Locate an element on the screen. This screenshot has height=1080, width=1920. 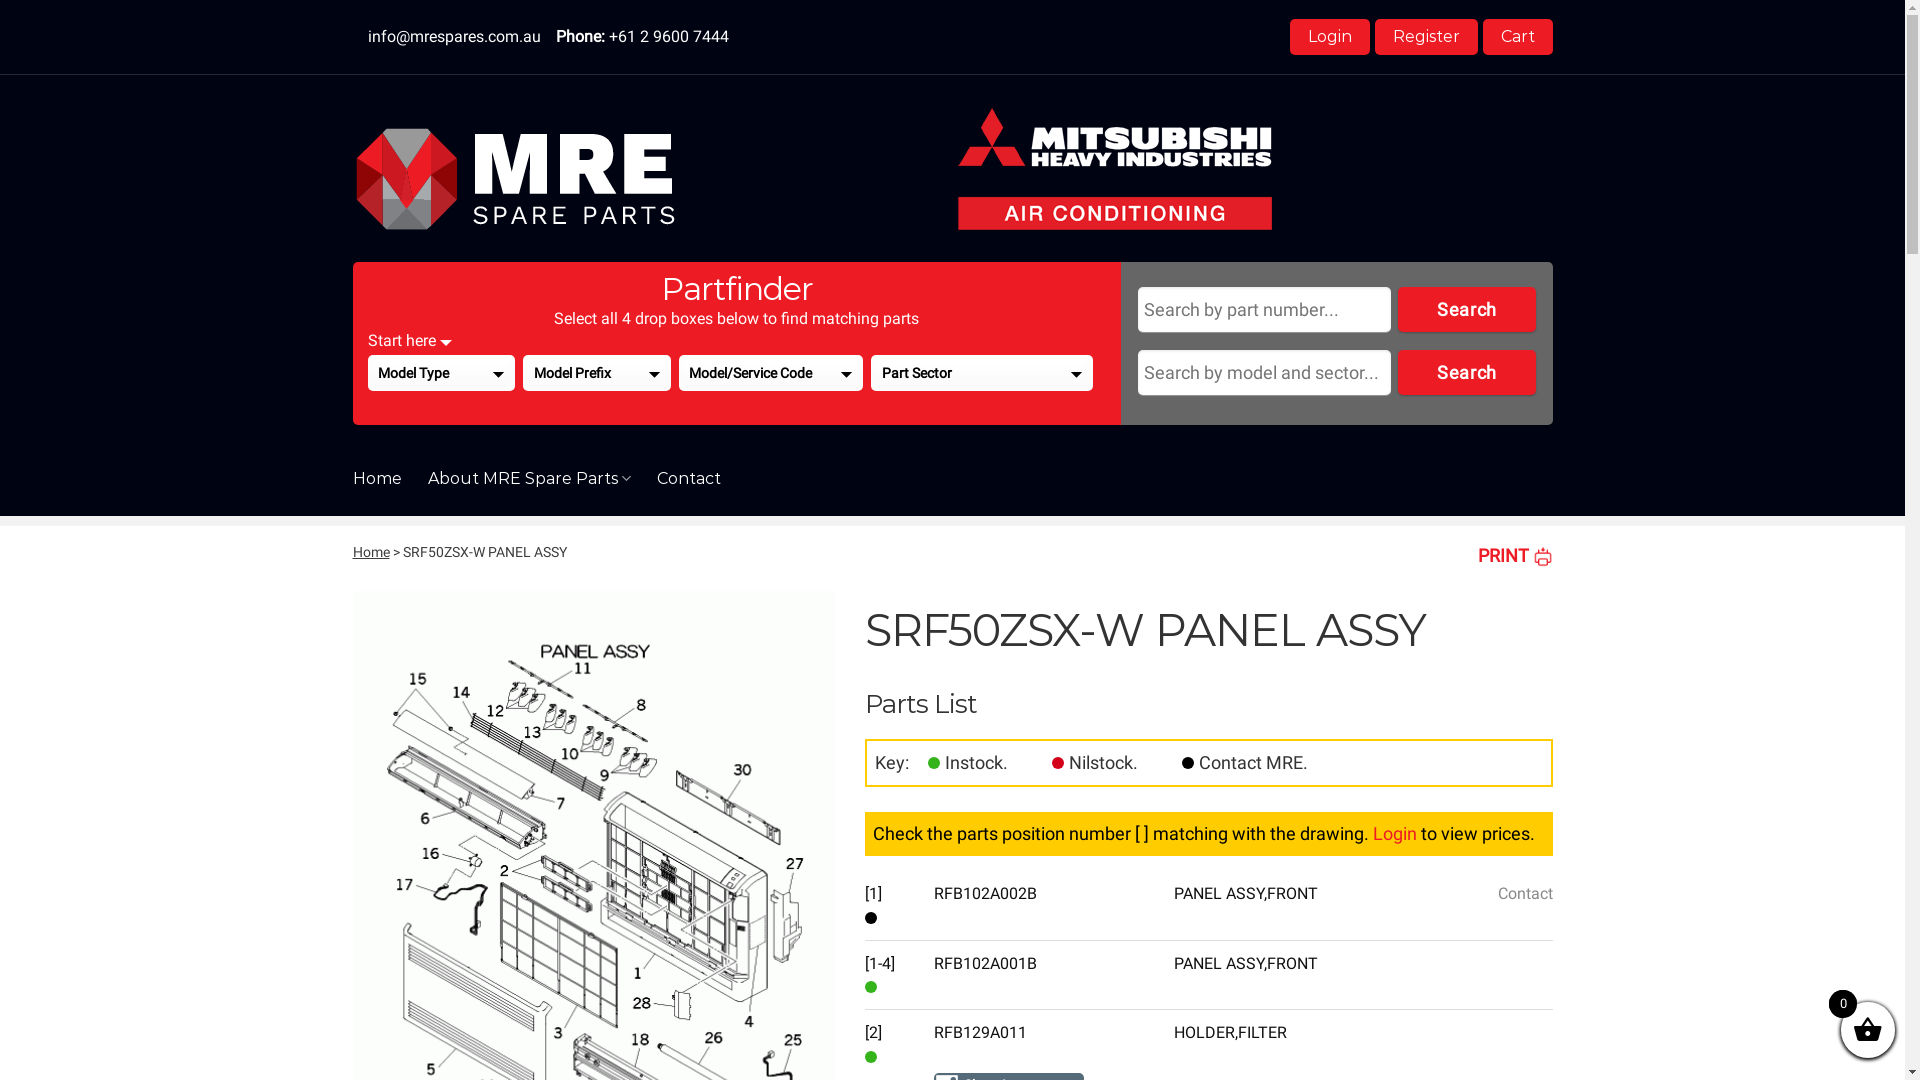
'Out of Stock' is located at coordinates (1056, 763).